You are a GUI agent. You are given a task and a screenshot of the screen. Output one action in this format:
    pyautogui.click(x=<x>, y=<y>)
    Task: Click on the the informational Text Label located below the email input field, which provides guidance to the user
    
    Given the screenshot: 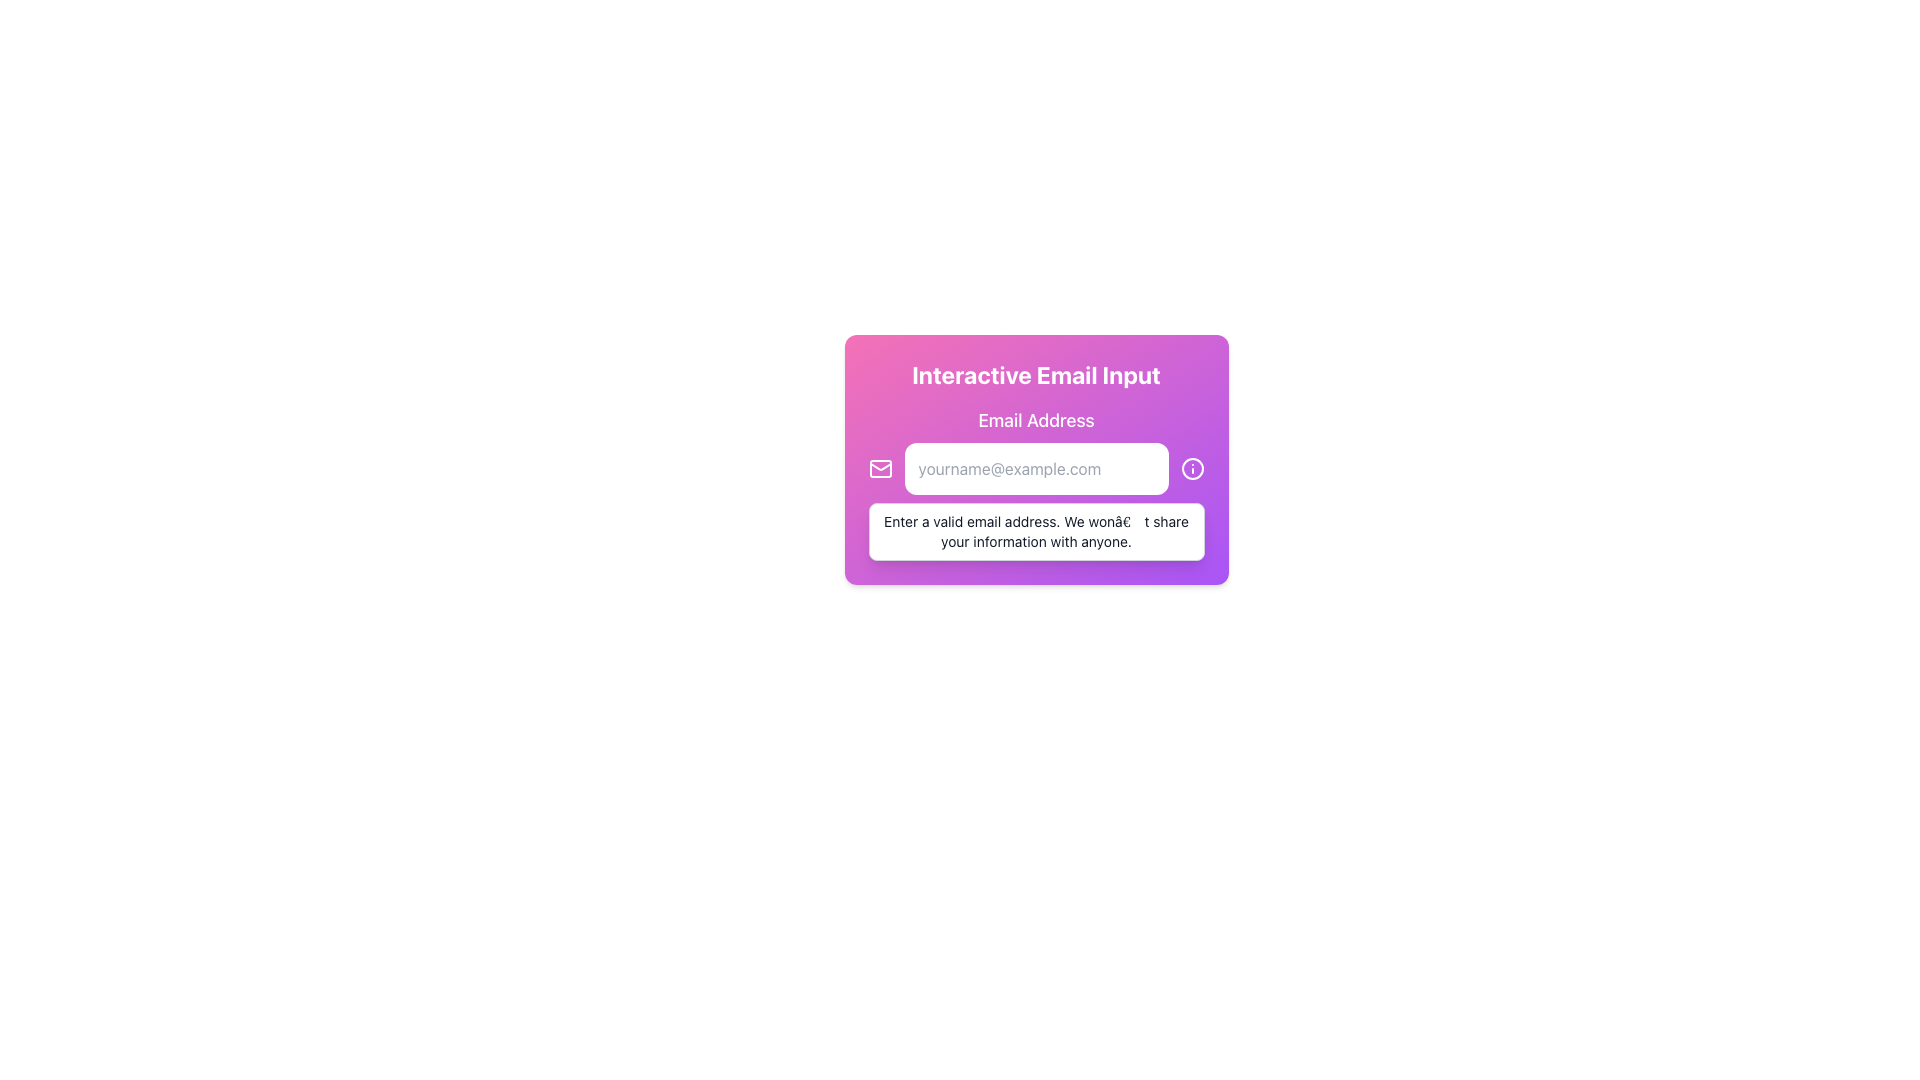 What is the action you would take?
    pyautogui.click(x=1036, y=531)
    